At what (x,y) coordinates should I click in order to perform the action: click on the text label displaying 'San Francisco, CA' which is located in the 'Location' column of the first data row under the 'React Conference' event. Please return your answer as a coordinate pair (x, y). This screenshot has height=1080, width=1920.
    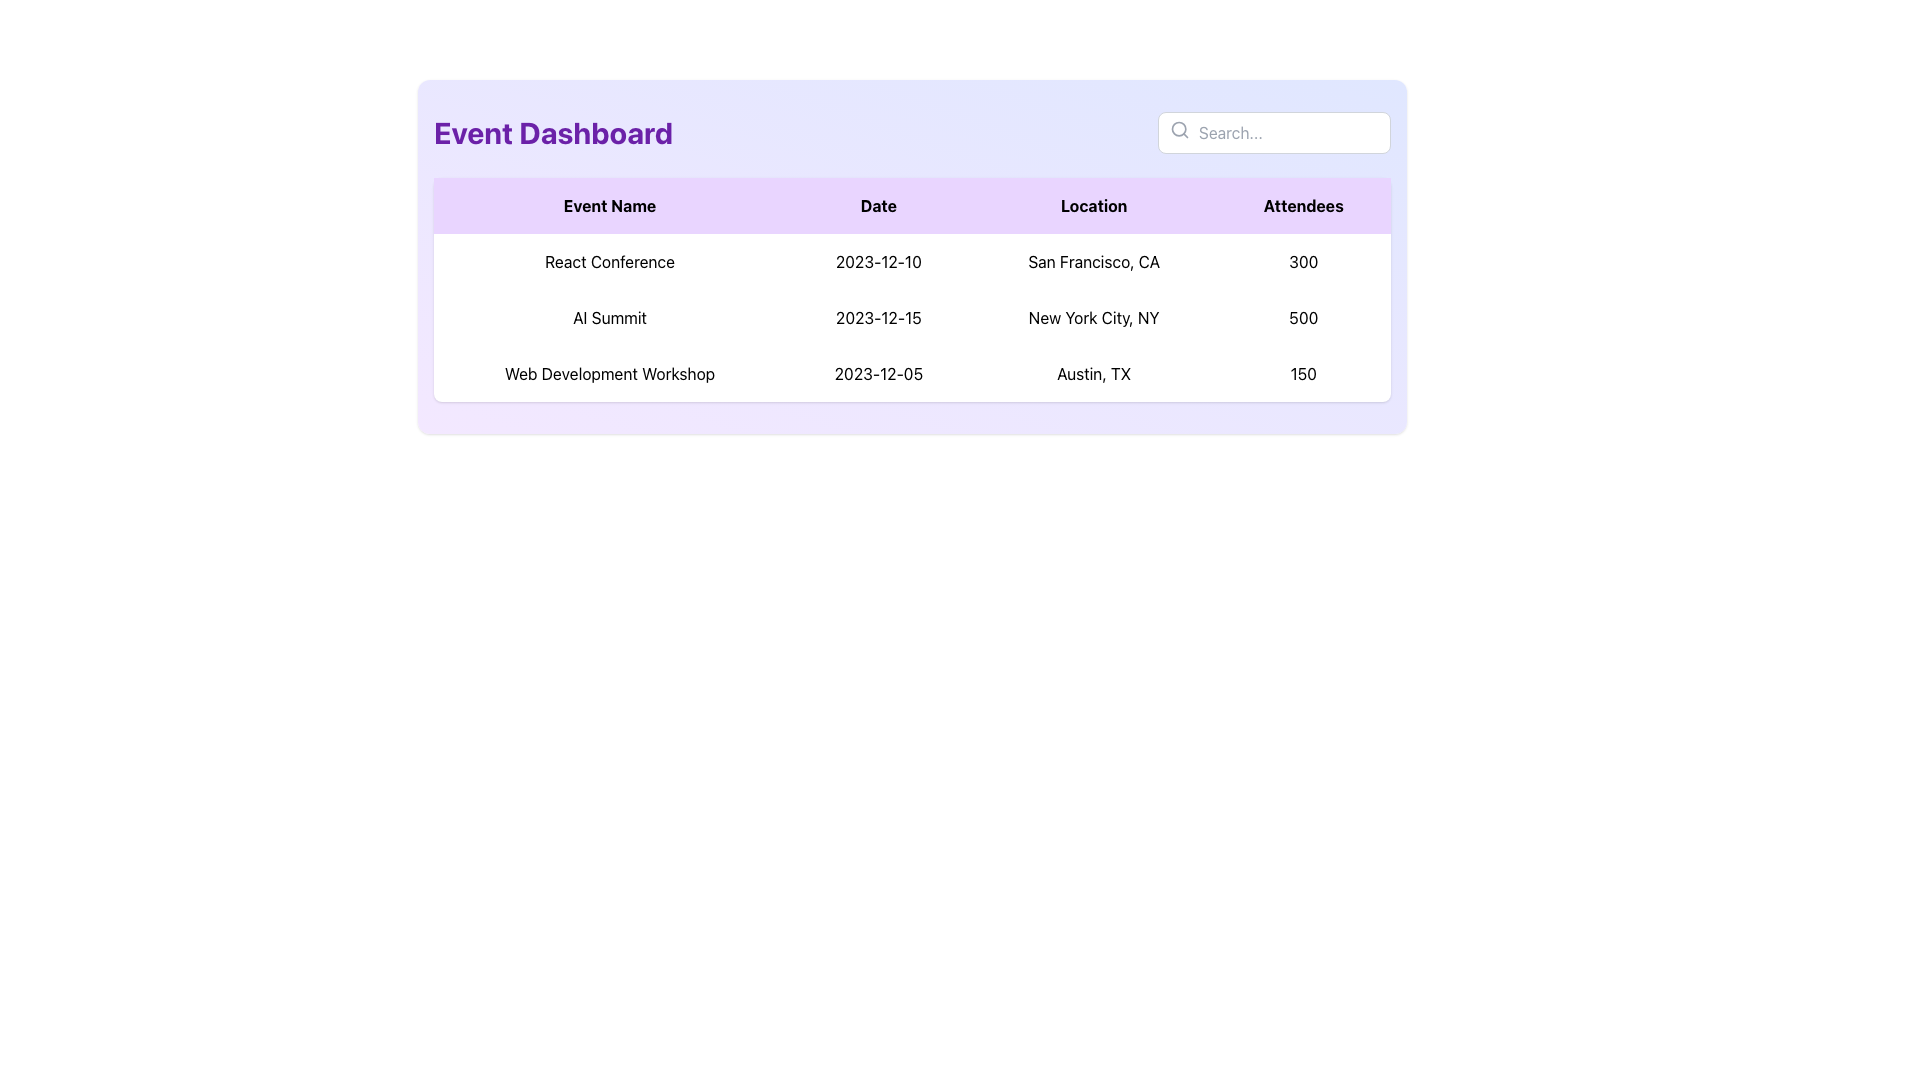
    Looking at the image, I should click on (1093, 261).